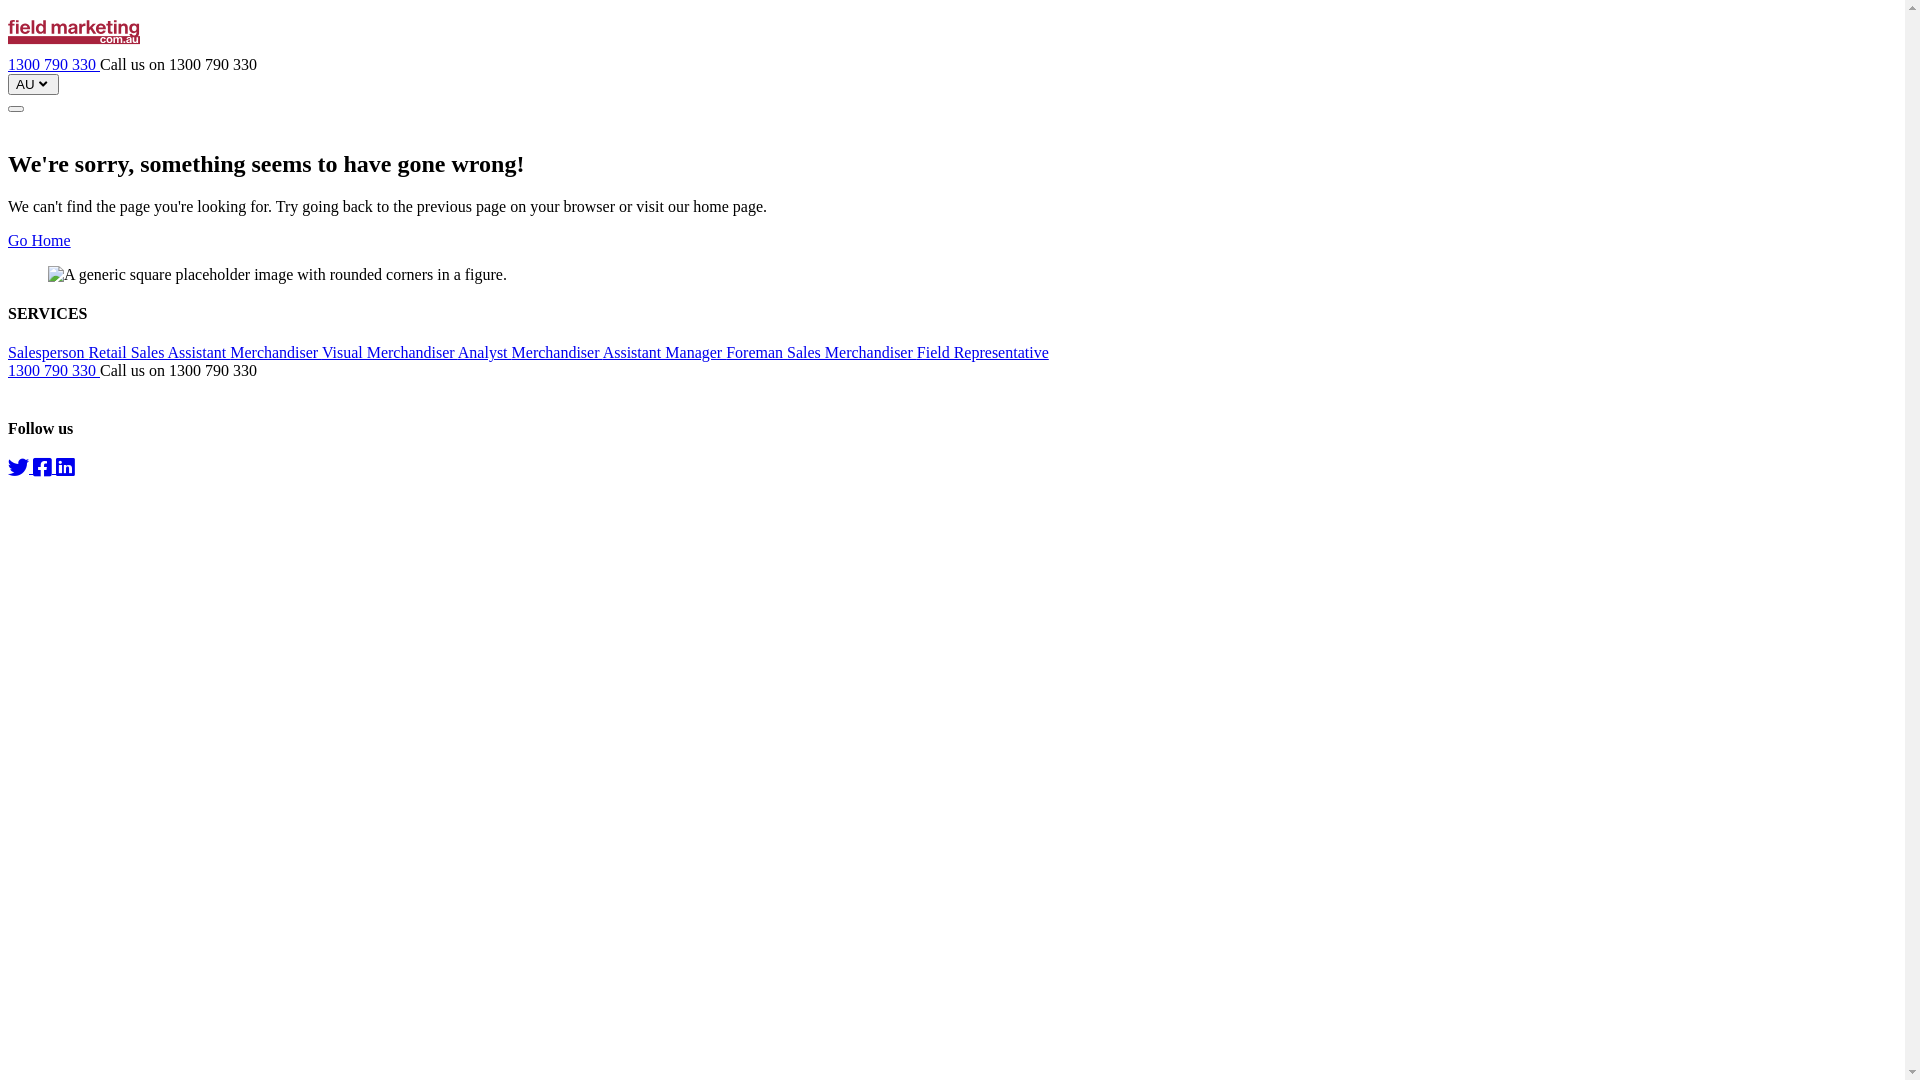 This screenshot has width=1920, height=1080. What do you see at coordinates (786, 351) in the screenshot?
I see `'Sales Merchandiser'` at bounding box center [786, 351].